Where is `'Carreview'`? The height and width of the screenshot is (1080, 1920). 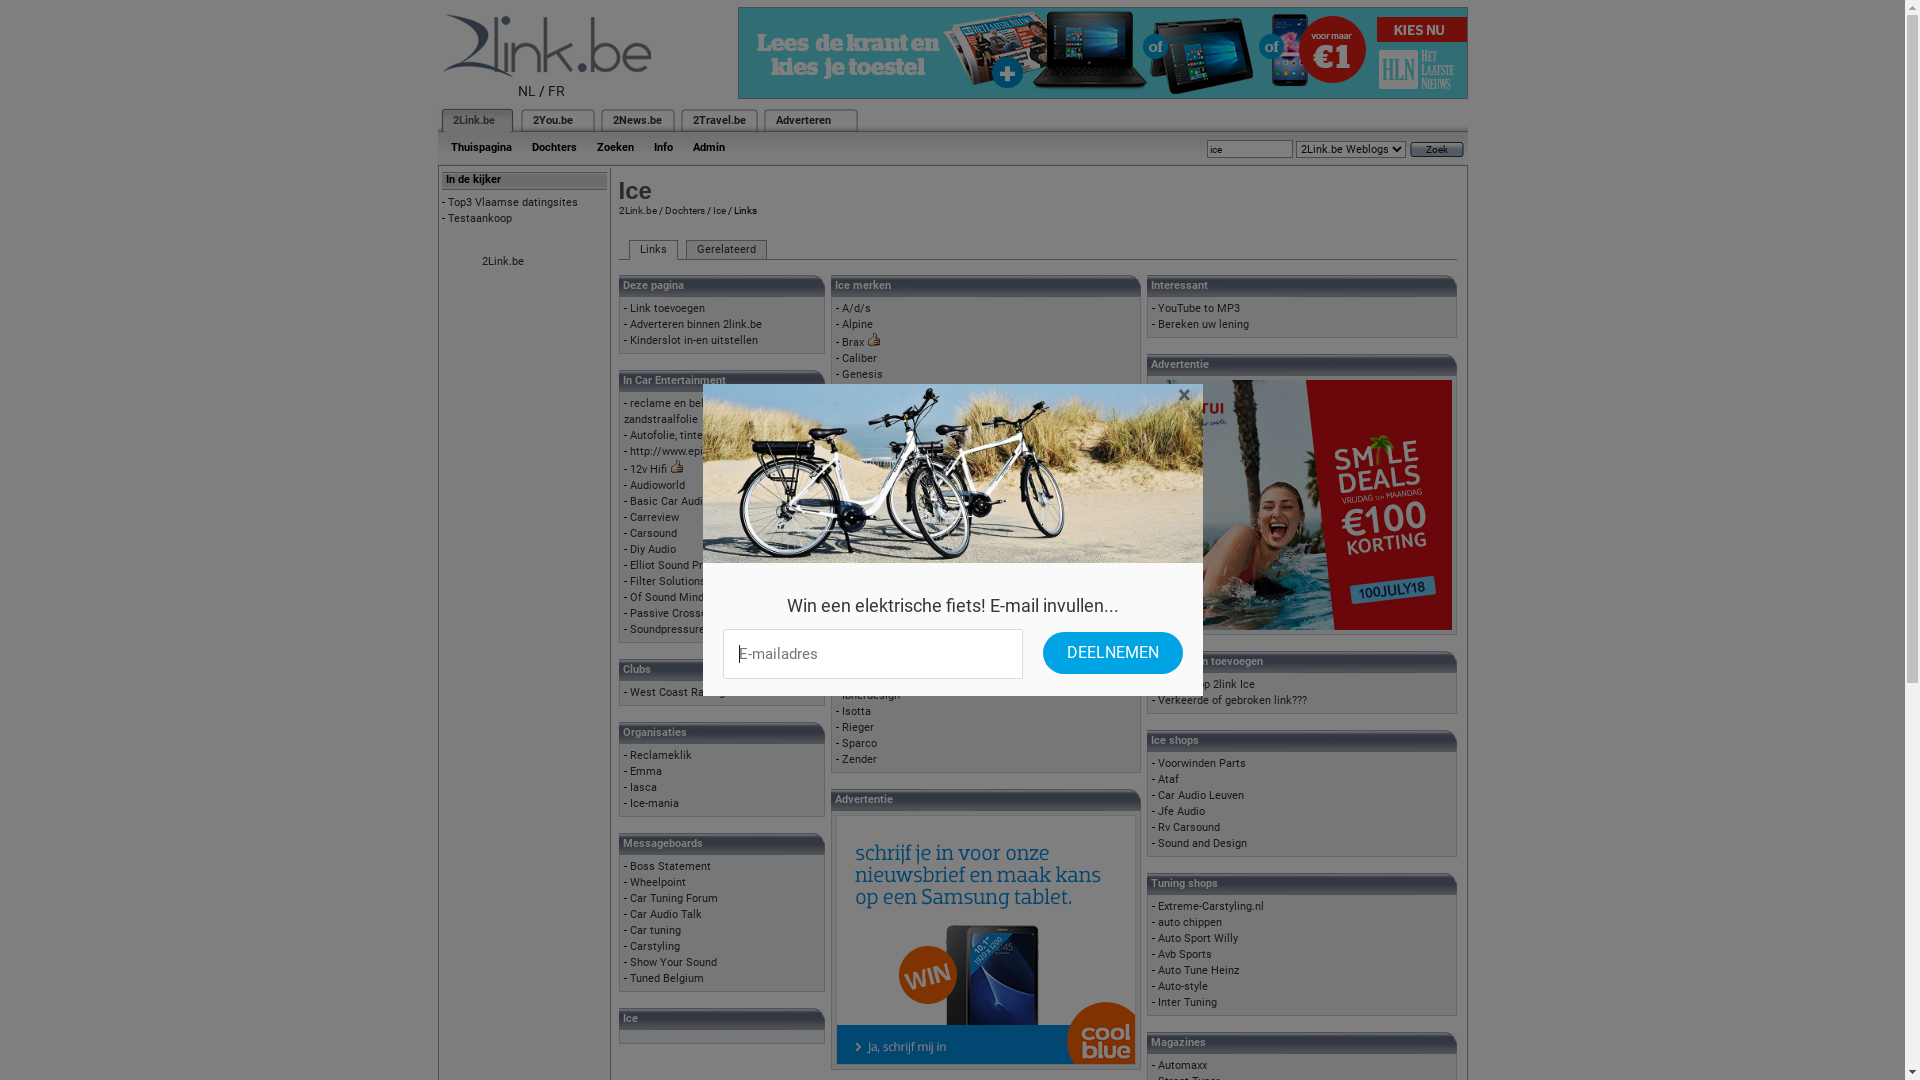
'Carreview' is located at coordinates (654, 516).